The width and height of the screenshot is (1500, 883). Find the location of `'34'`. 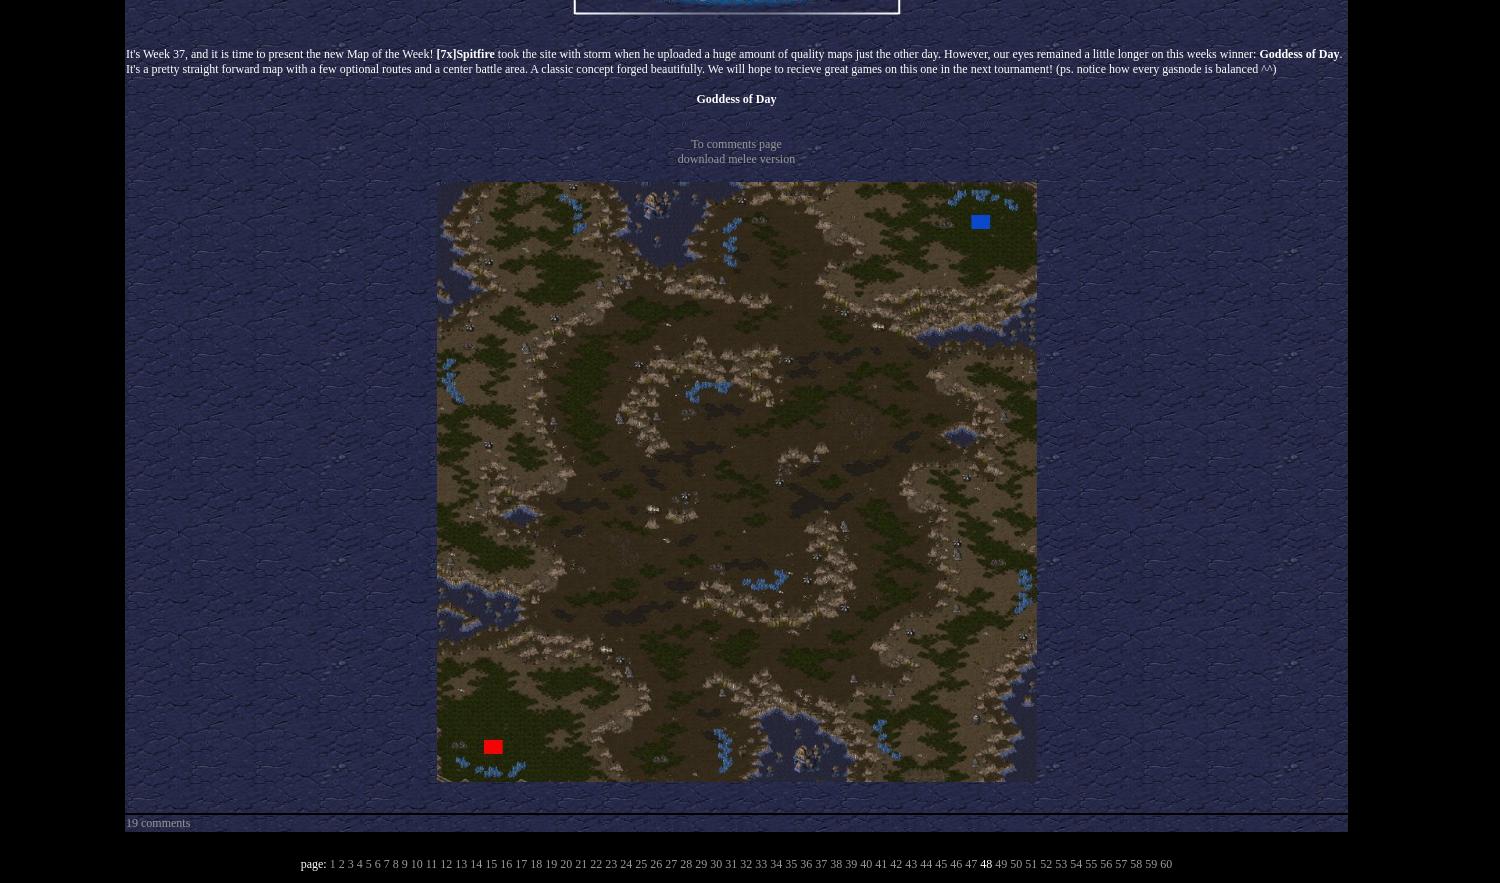

'34' is located at coordinates (775, 863).